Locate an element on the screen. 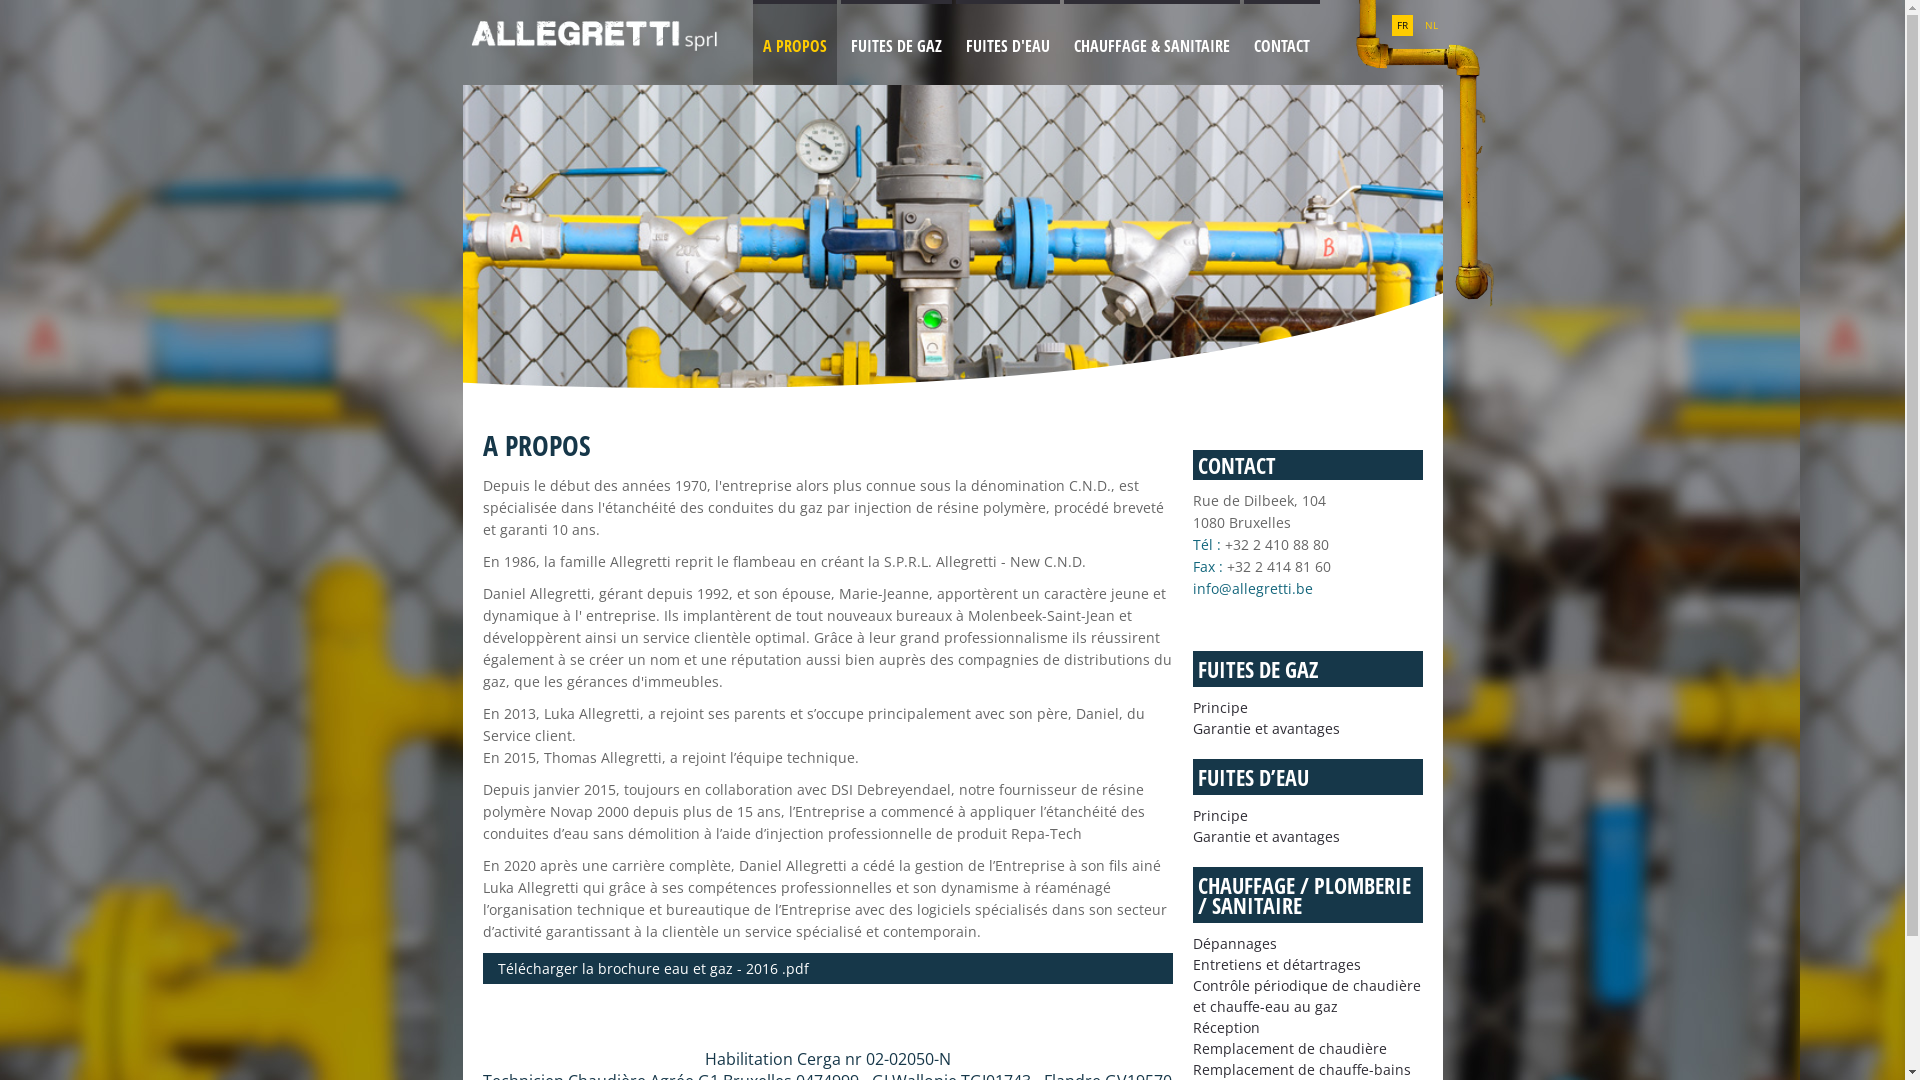 The width and height of the screenshot is (1920, 1080). 'info@allegretti.be' is located at coordinates (1191, 587).